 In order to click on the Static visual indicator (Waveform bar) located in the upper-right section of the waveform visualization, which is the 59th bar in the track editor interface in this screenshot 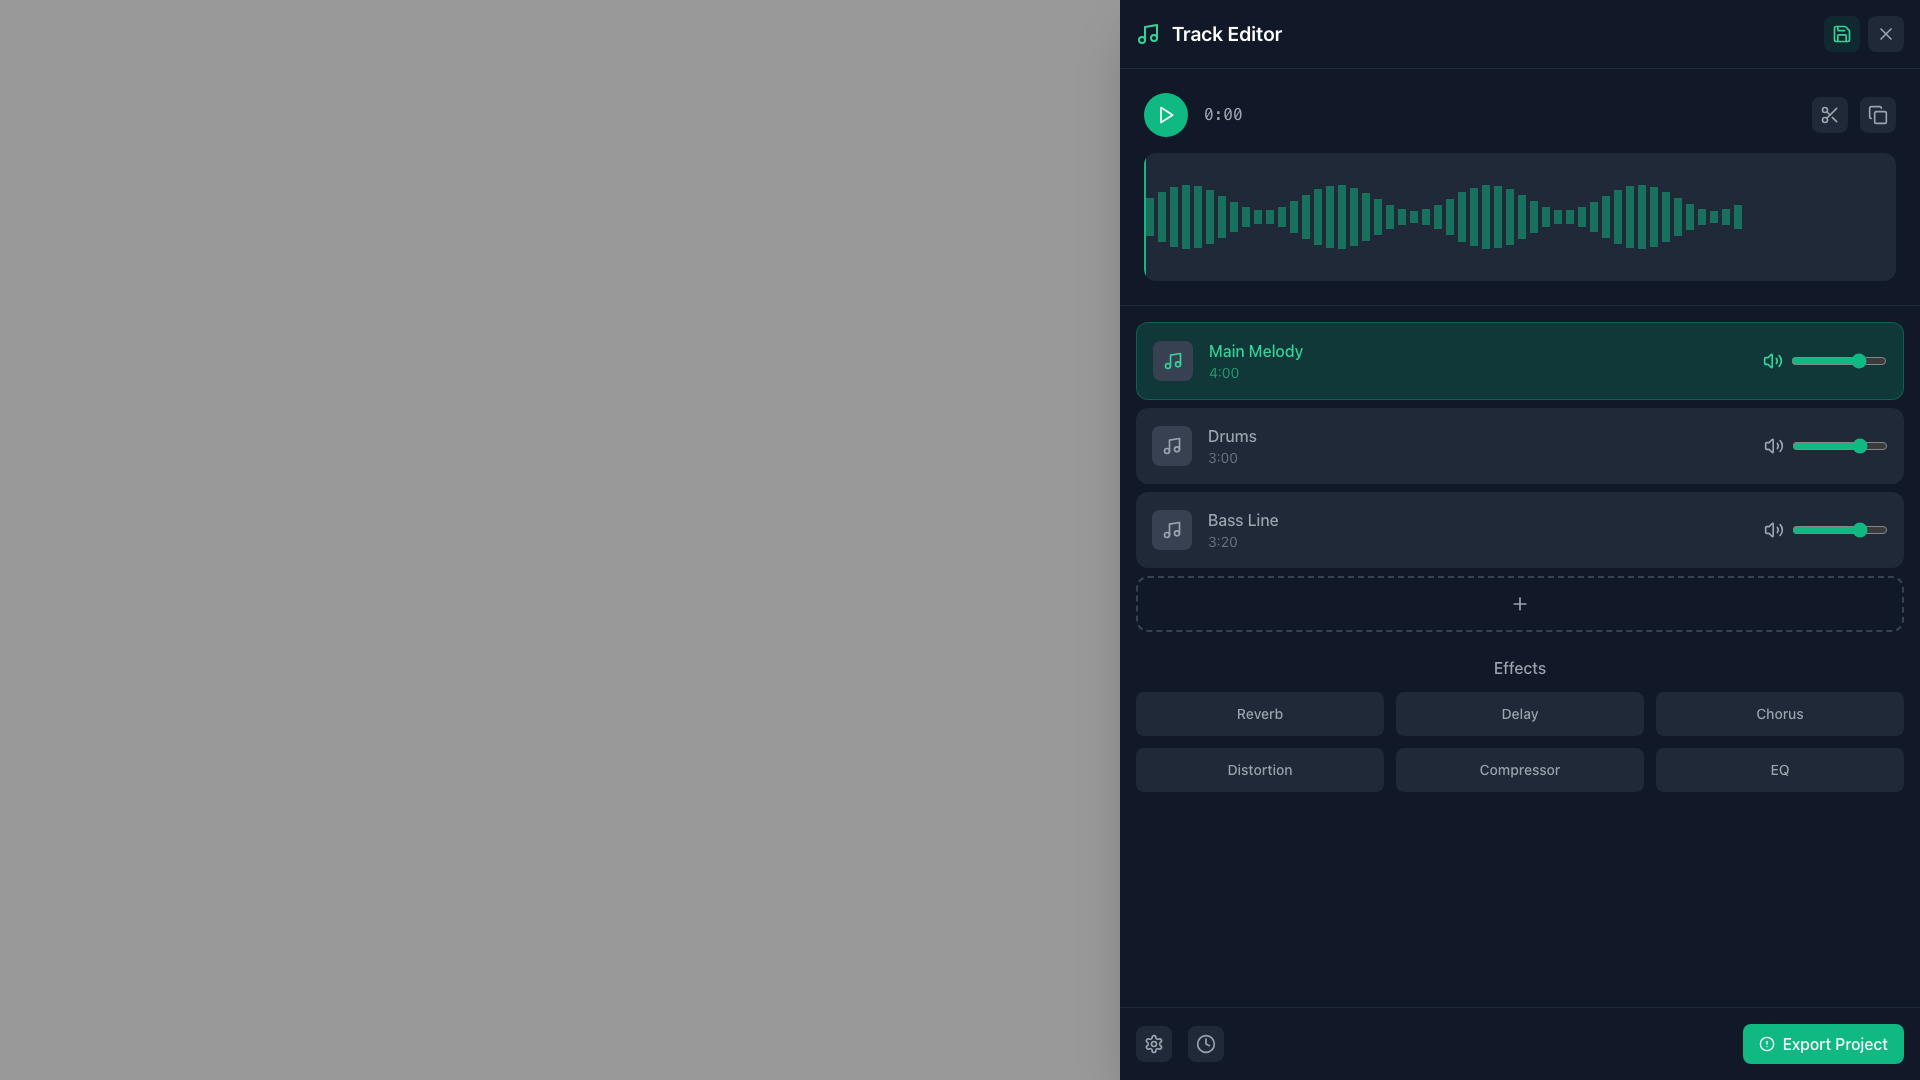, I will do `click(1725, 216)`.